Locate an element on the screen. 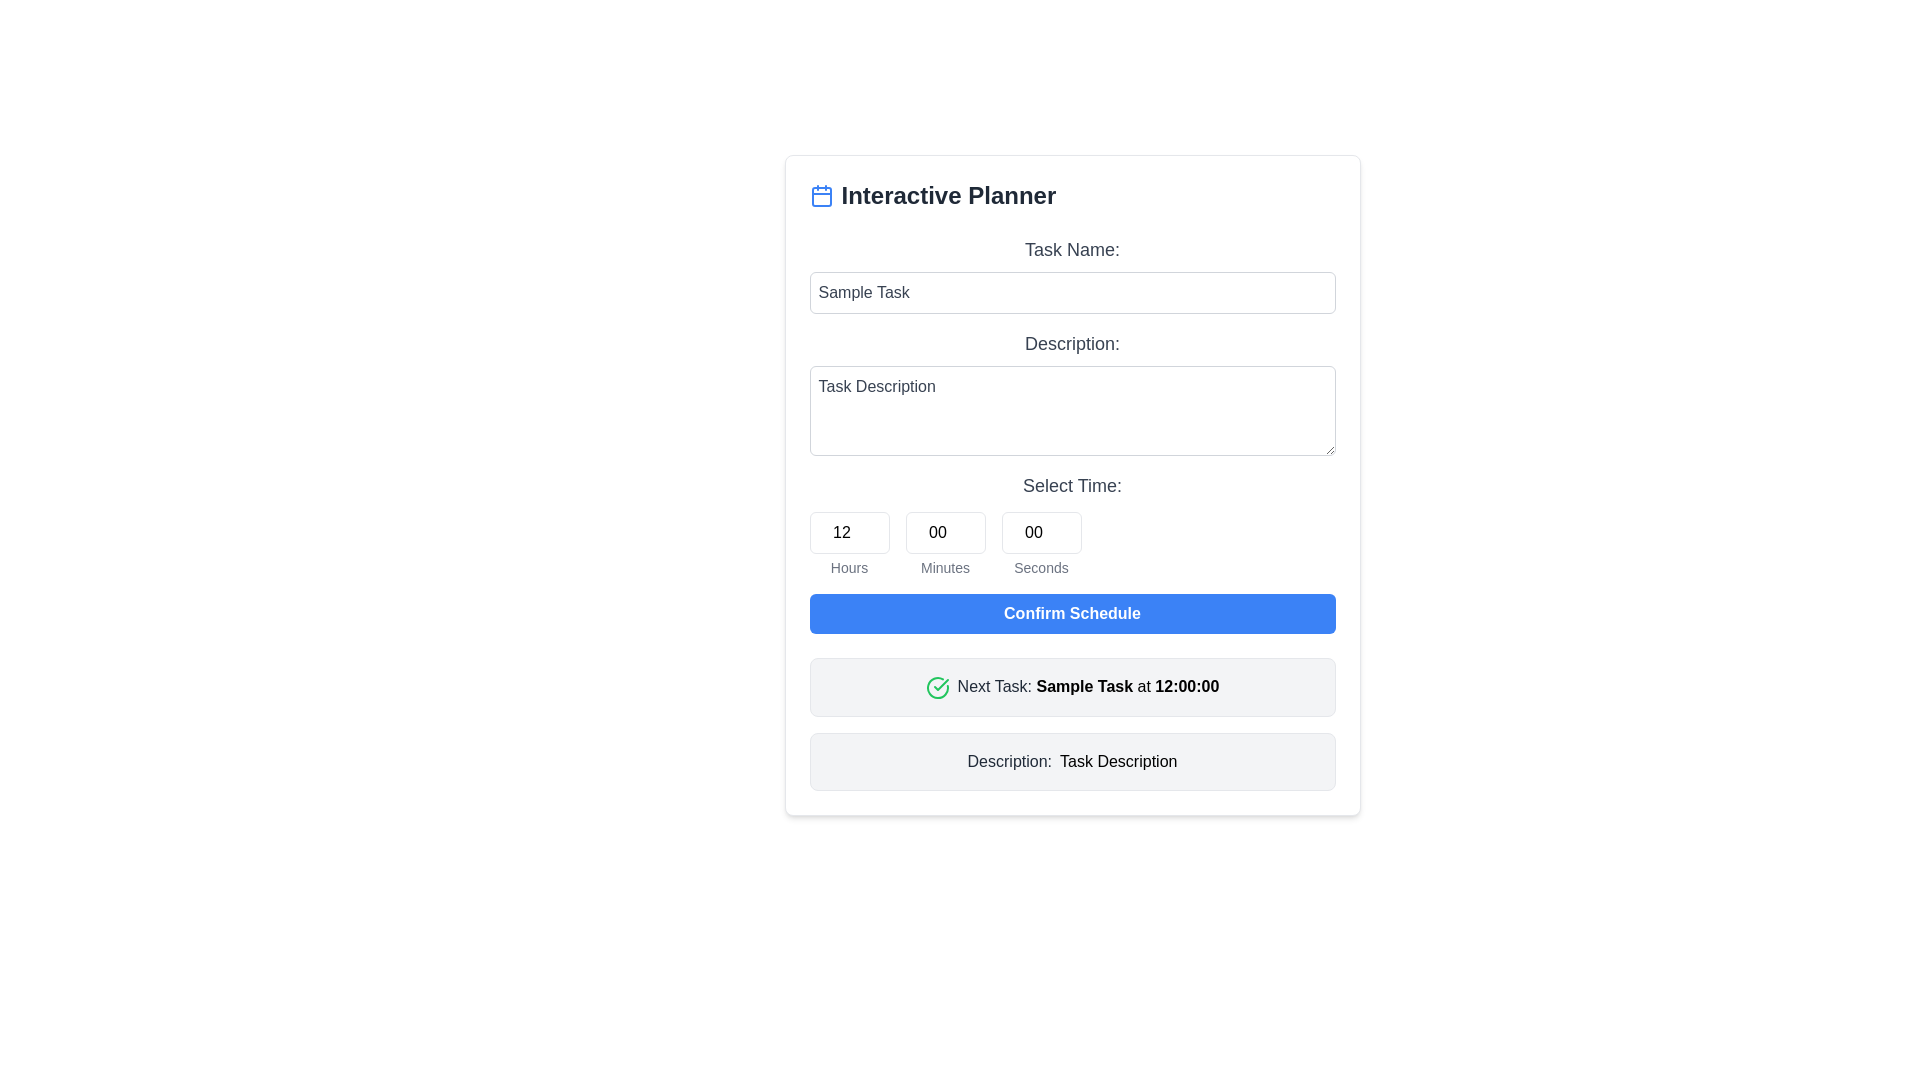 Image resolution: width=1920 pixels, height=1080 pixels. the number input field for seconds, which is styled with a border and rounded corners, displaying '00' at its center, to focus the input is located at coordinates (1040, 531).